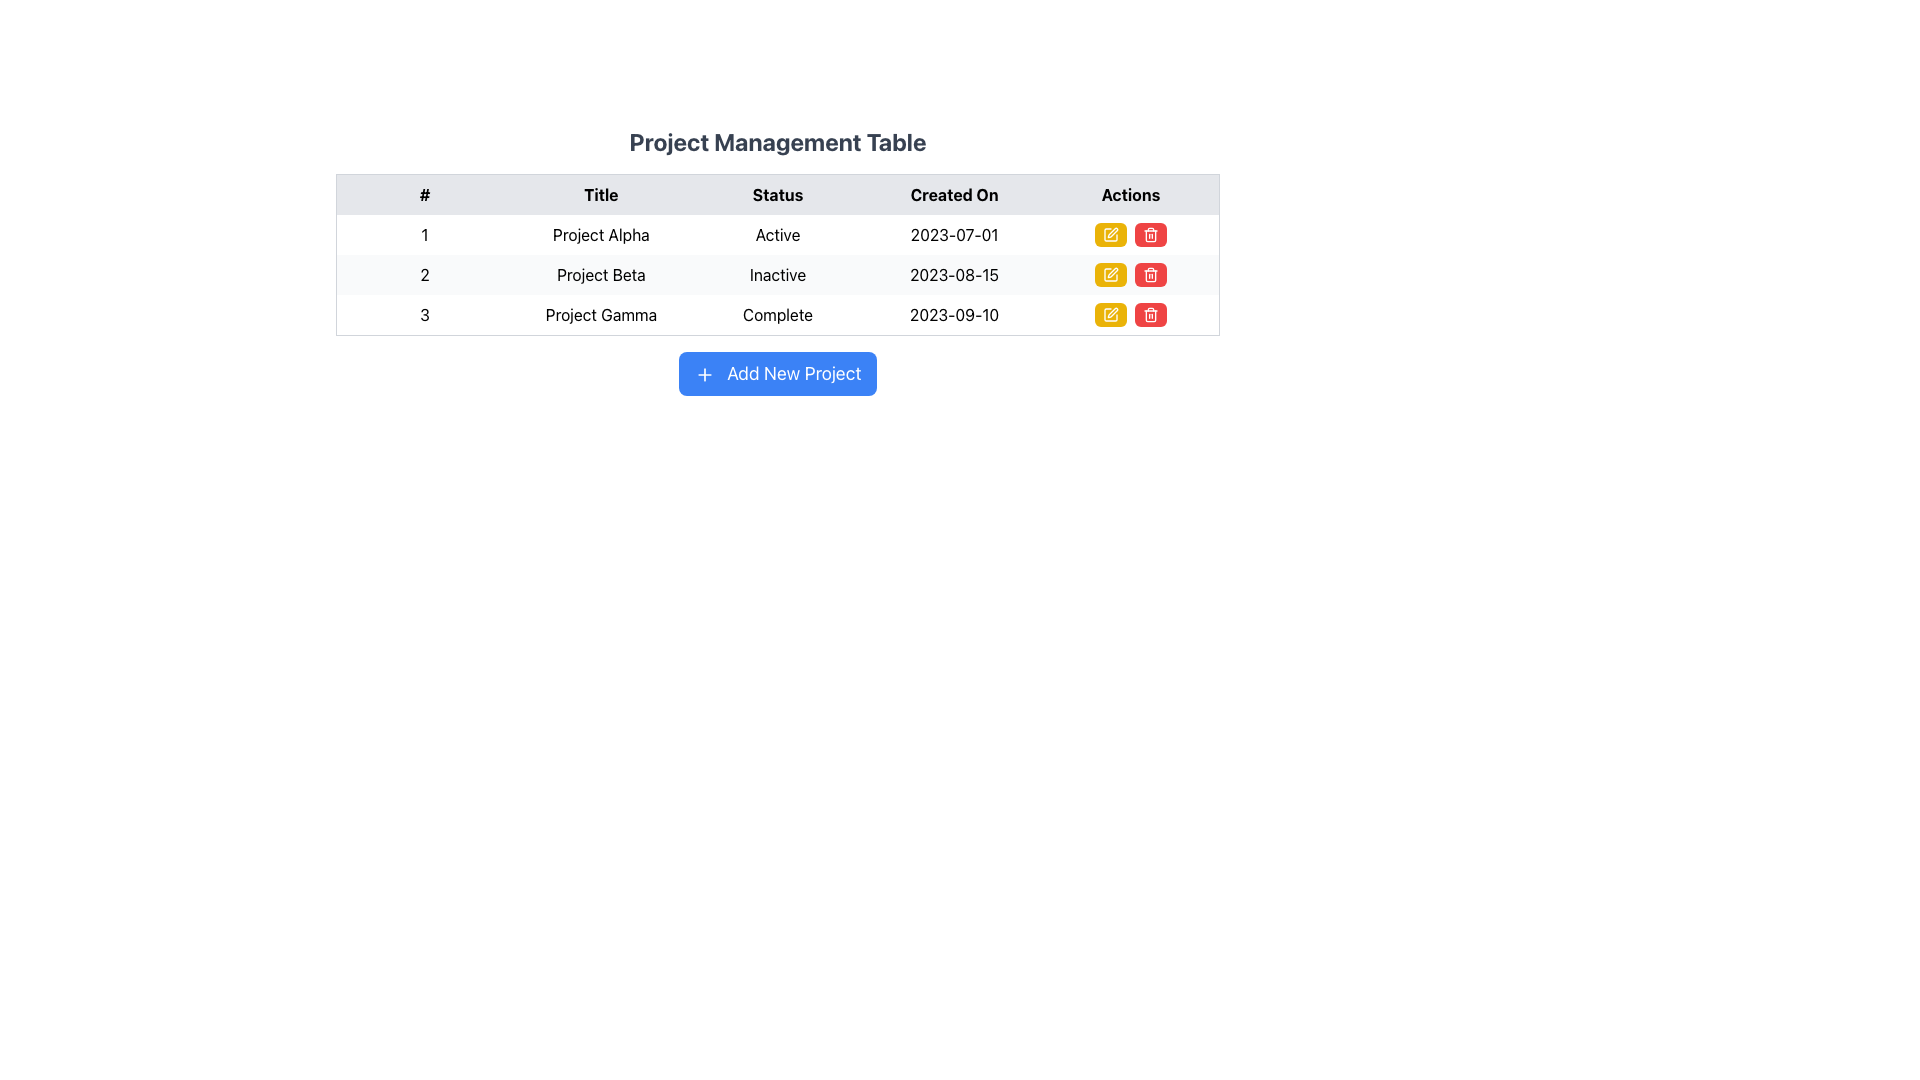 The height and width of the screenshot is (1080, 1920). I want to click on the plus icon located within the 'Add New Project' button, which is a small graphical component with a blue background and white strokes, positioned on the left side of the button, so click(704, 375).